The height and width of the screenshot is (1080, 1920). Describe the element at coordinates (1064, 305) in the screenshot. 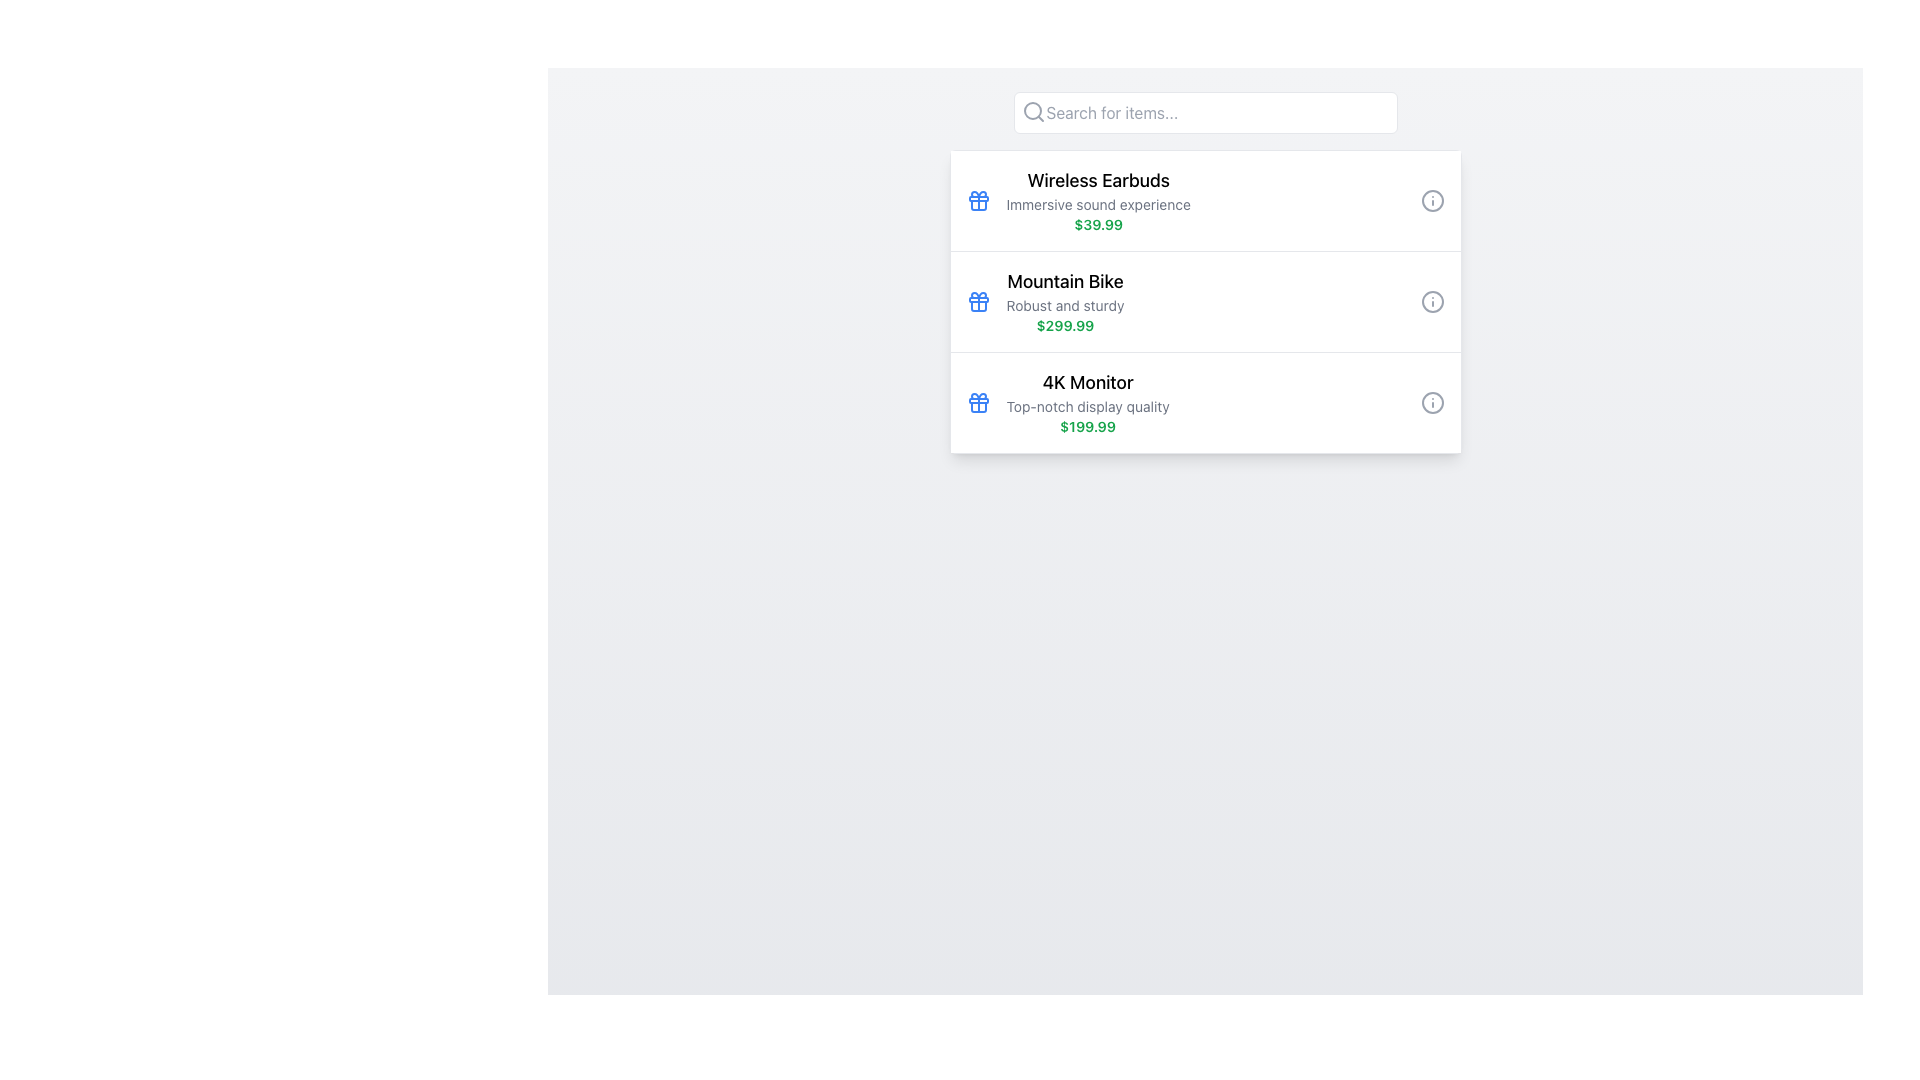

I see `the static text label providing details about 'Mountain Bike', which is positioned below the title and above the price in the UI` at that location.